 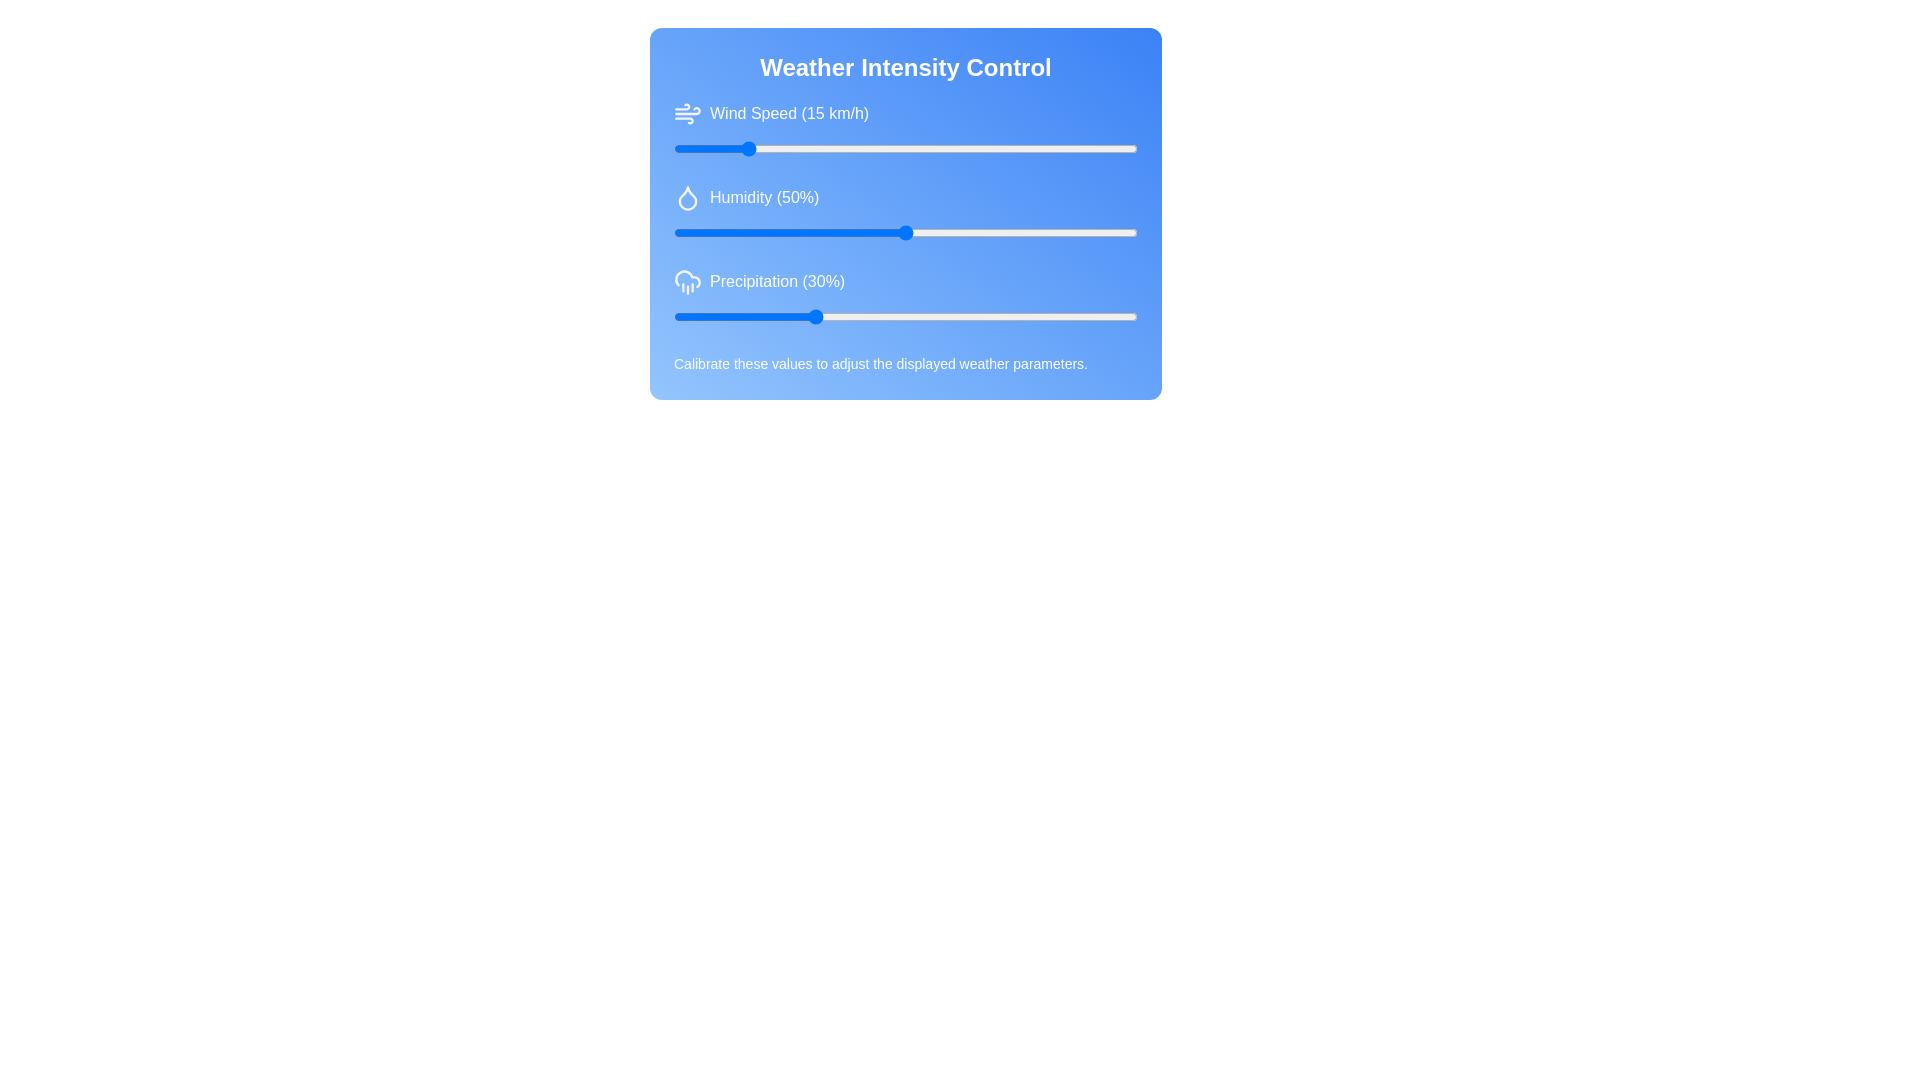 What do you see at coordinates (900, 148) in the screenshot?
I see `the wind speed` at bounding box center [900, 148].